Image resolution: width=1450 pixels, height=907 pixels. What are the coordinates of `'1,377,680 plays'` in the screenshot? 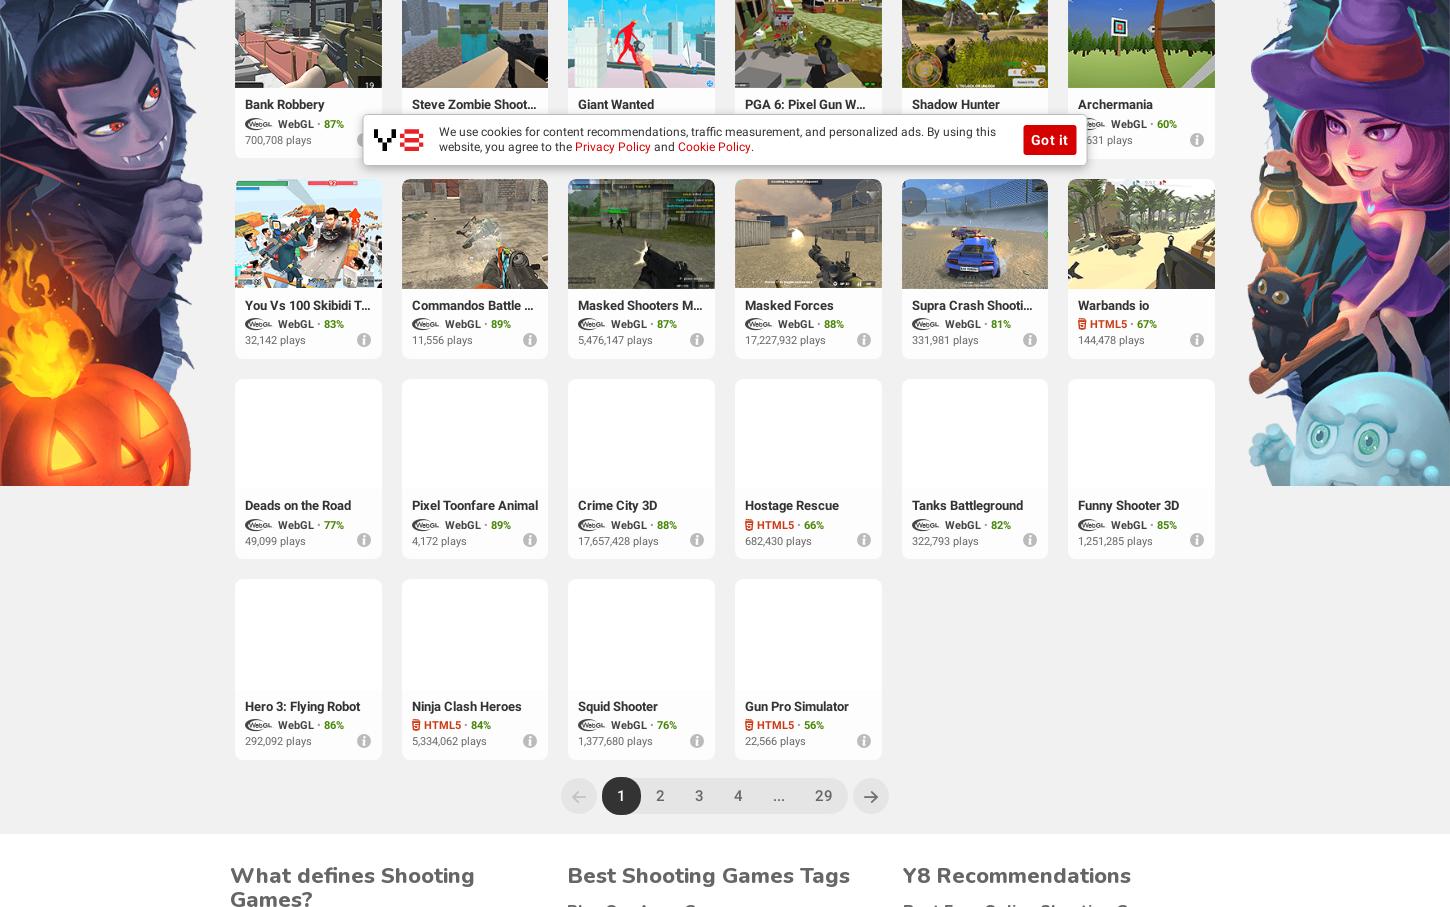 It's located at (614, 741).